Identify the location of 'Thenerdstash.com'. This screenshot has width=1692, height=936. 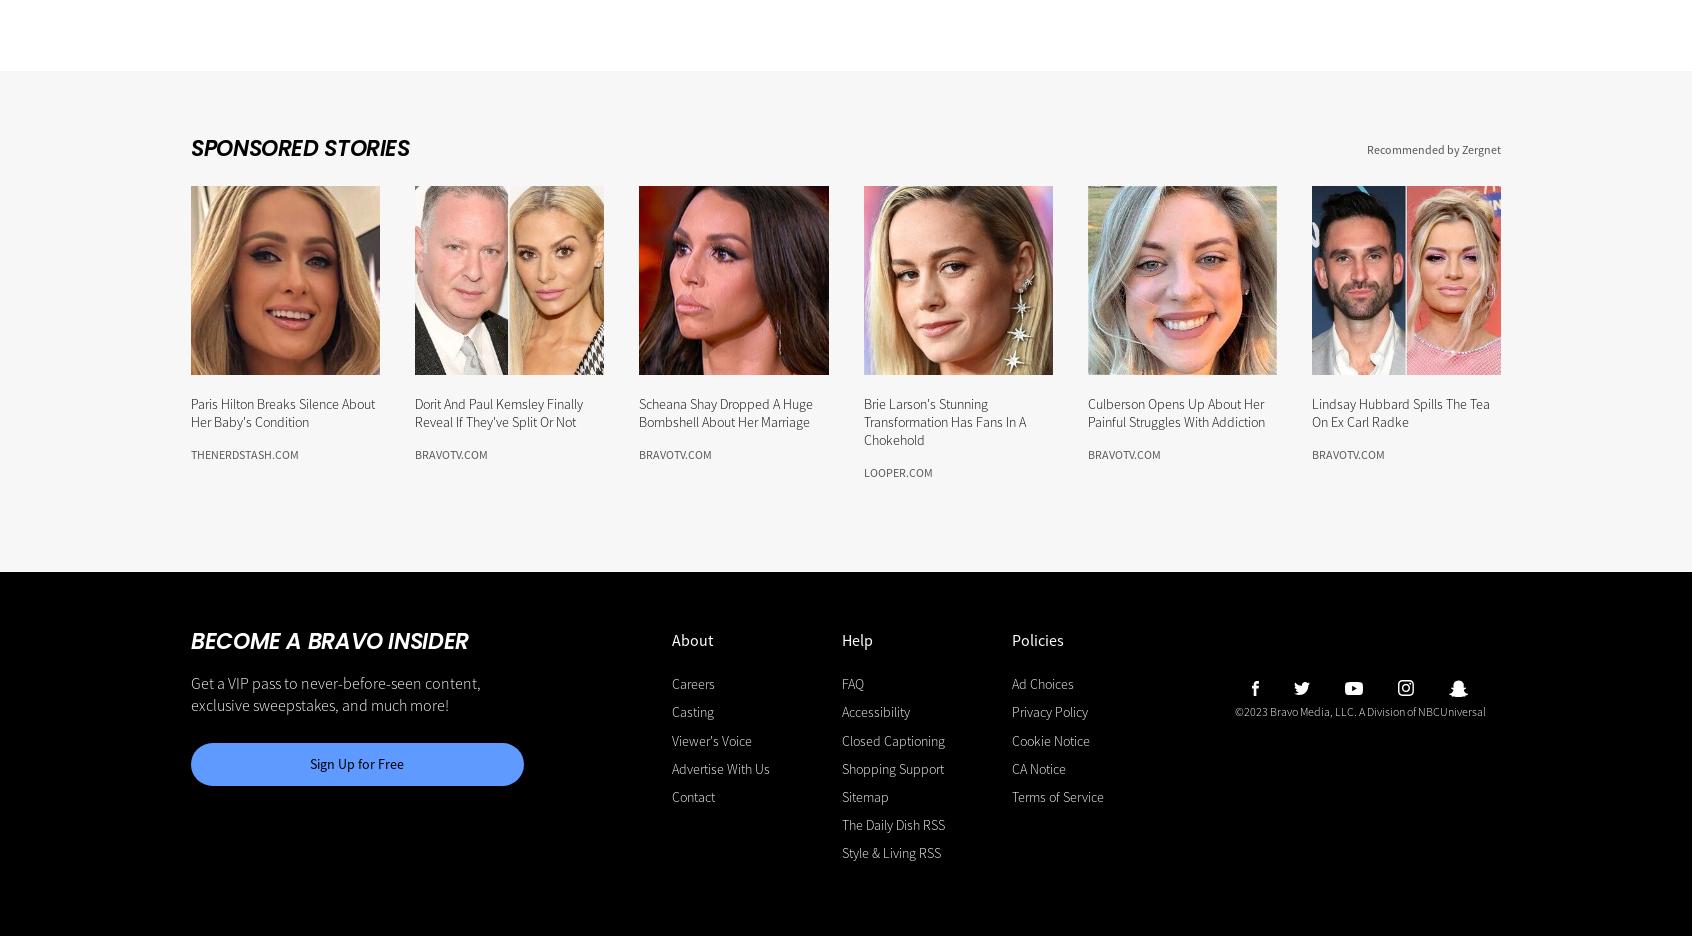
(245, 454).